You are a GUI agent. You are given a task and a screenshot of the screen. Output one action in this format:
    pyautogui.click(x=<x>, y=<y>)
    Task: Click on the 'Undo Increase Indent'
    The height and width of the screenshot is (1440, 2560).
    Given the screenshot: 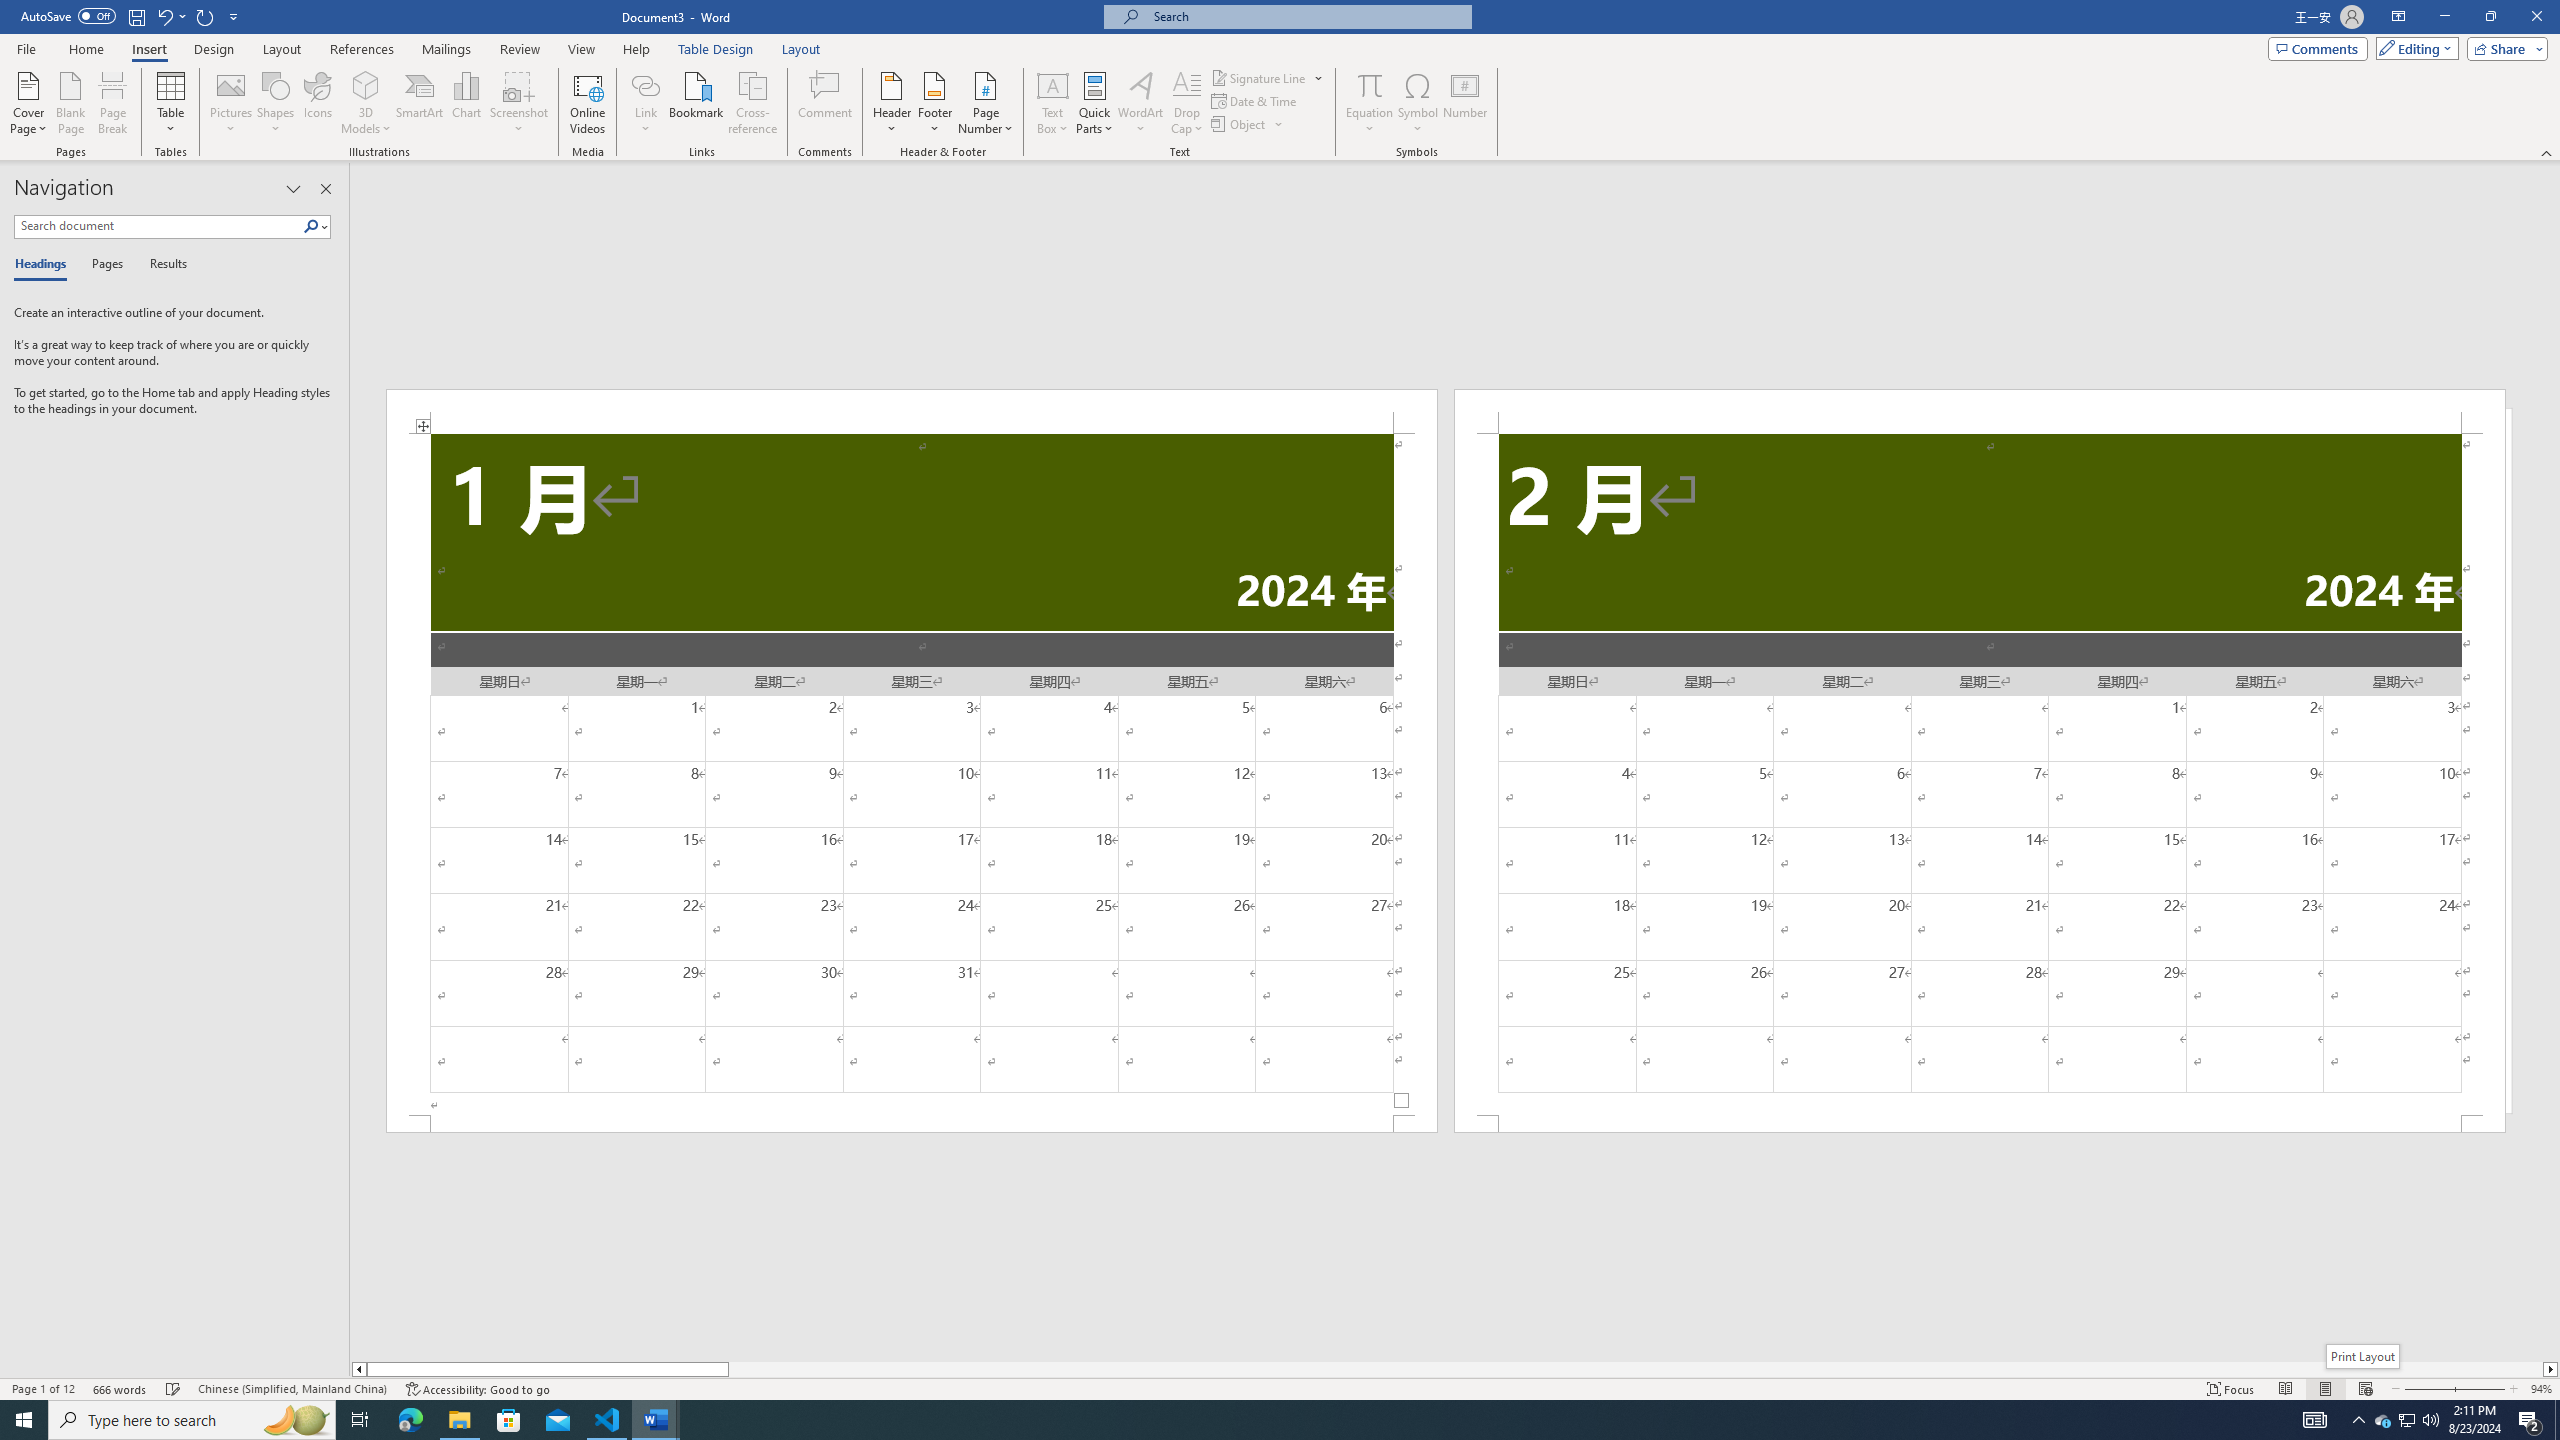 What is the action you would take?
    pyautogui.click(x=163, y=15)
    